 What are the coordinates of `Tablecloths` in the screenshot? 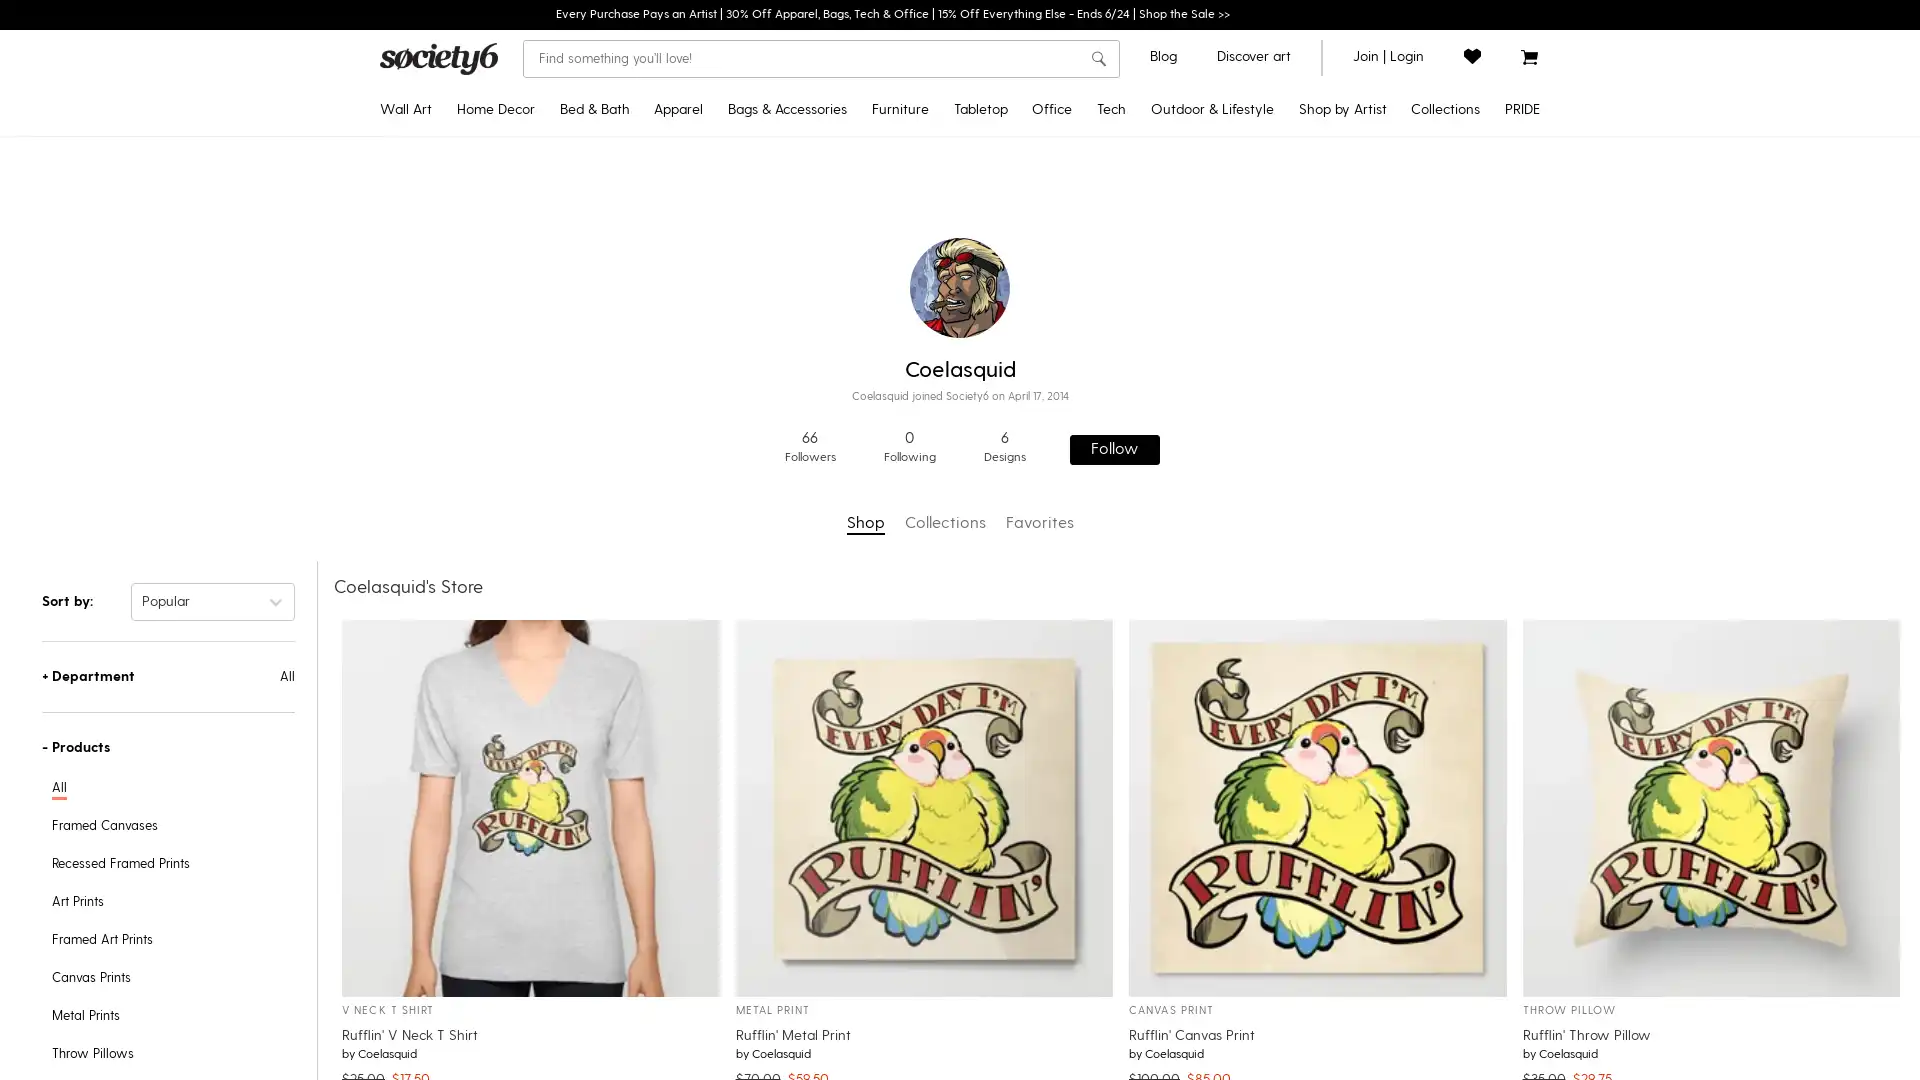 It's located at (1017, 224).